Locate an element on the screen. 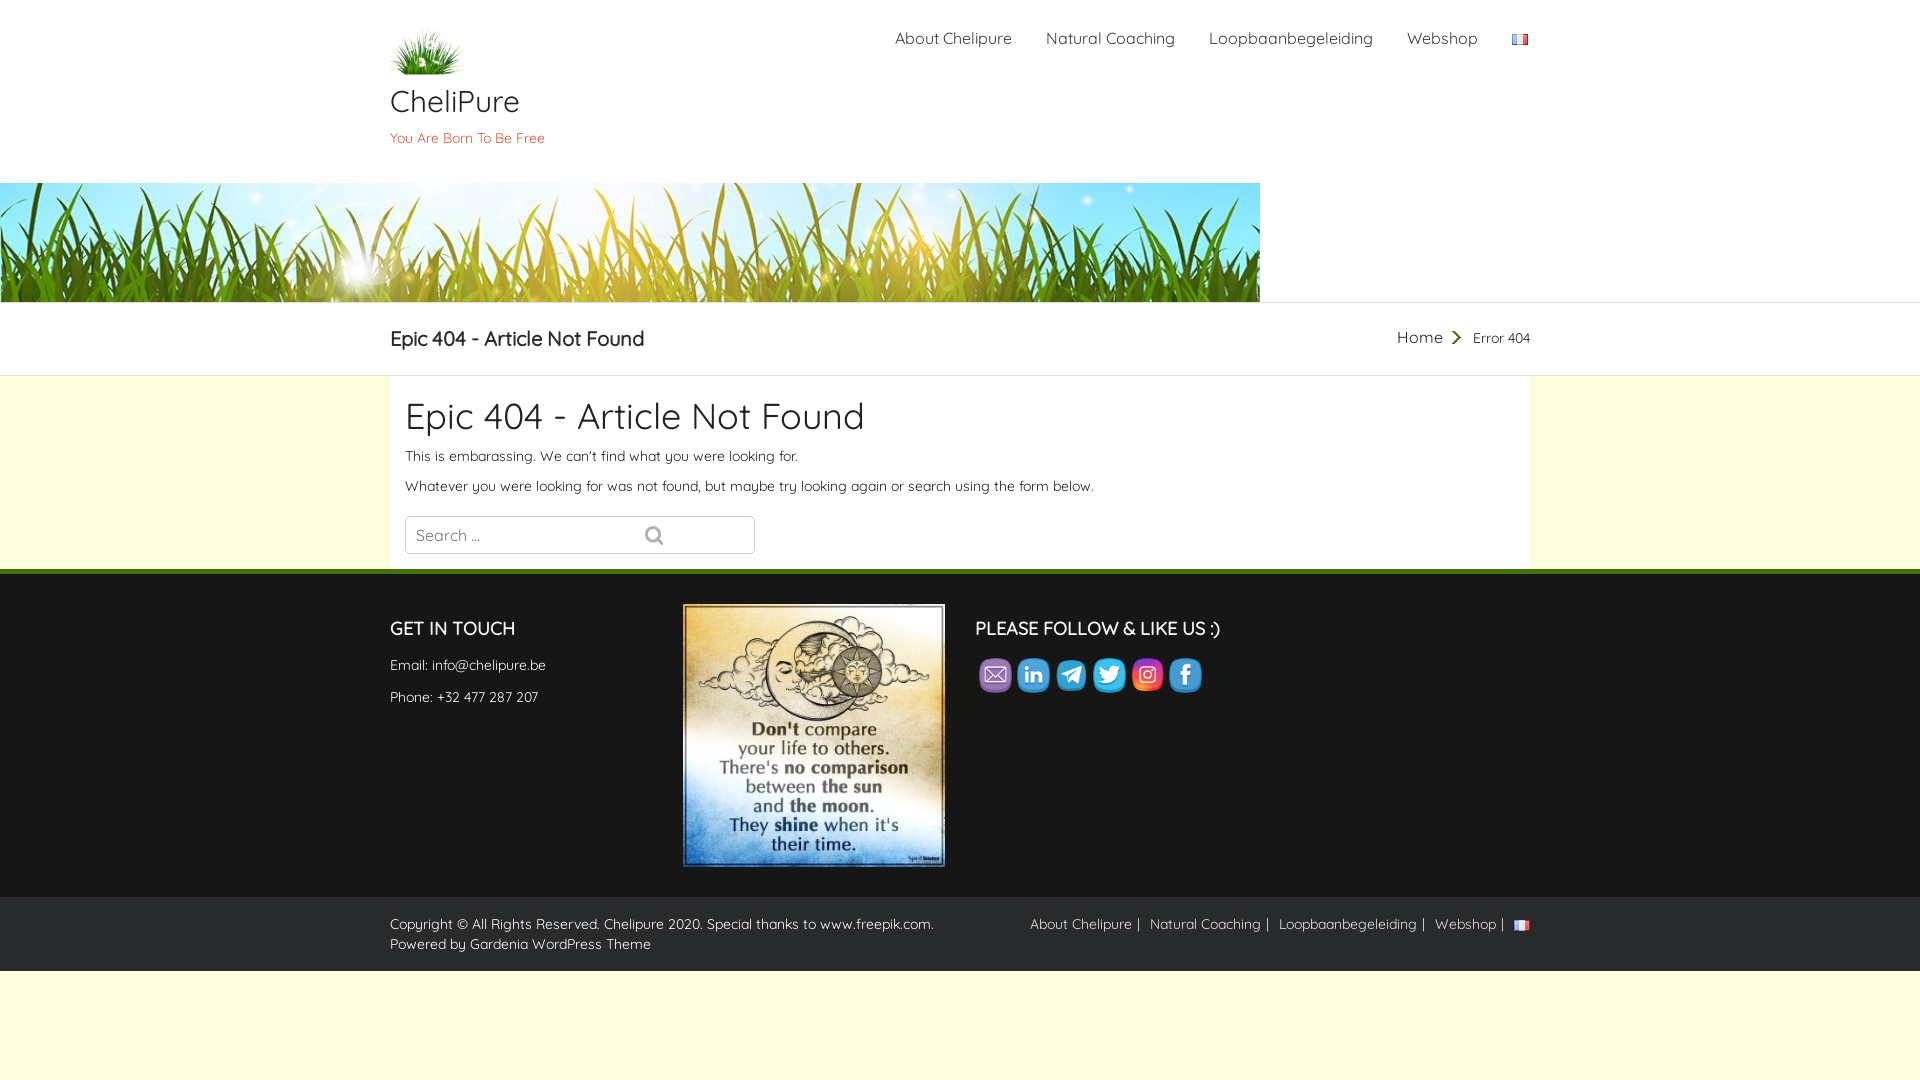  'Home' is located at coordinates (1395, 335).